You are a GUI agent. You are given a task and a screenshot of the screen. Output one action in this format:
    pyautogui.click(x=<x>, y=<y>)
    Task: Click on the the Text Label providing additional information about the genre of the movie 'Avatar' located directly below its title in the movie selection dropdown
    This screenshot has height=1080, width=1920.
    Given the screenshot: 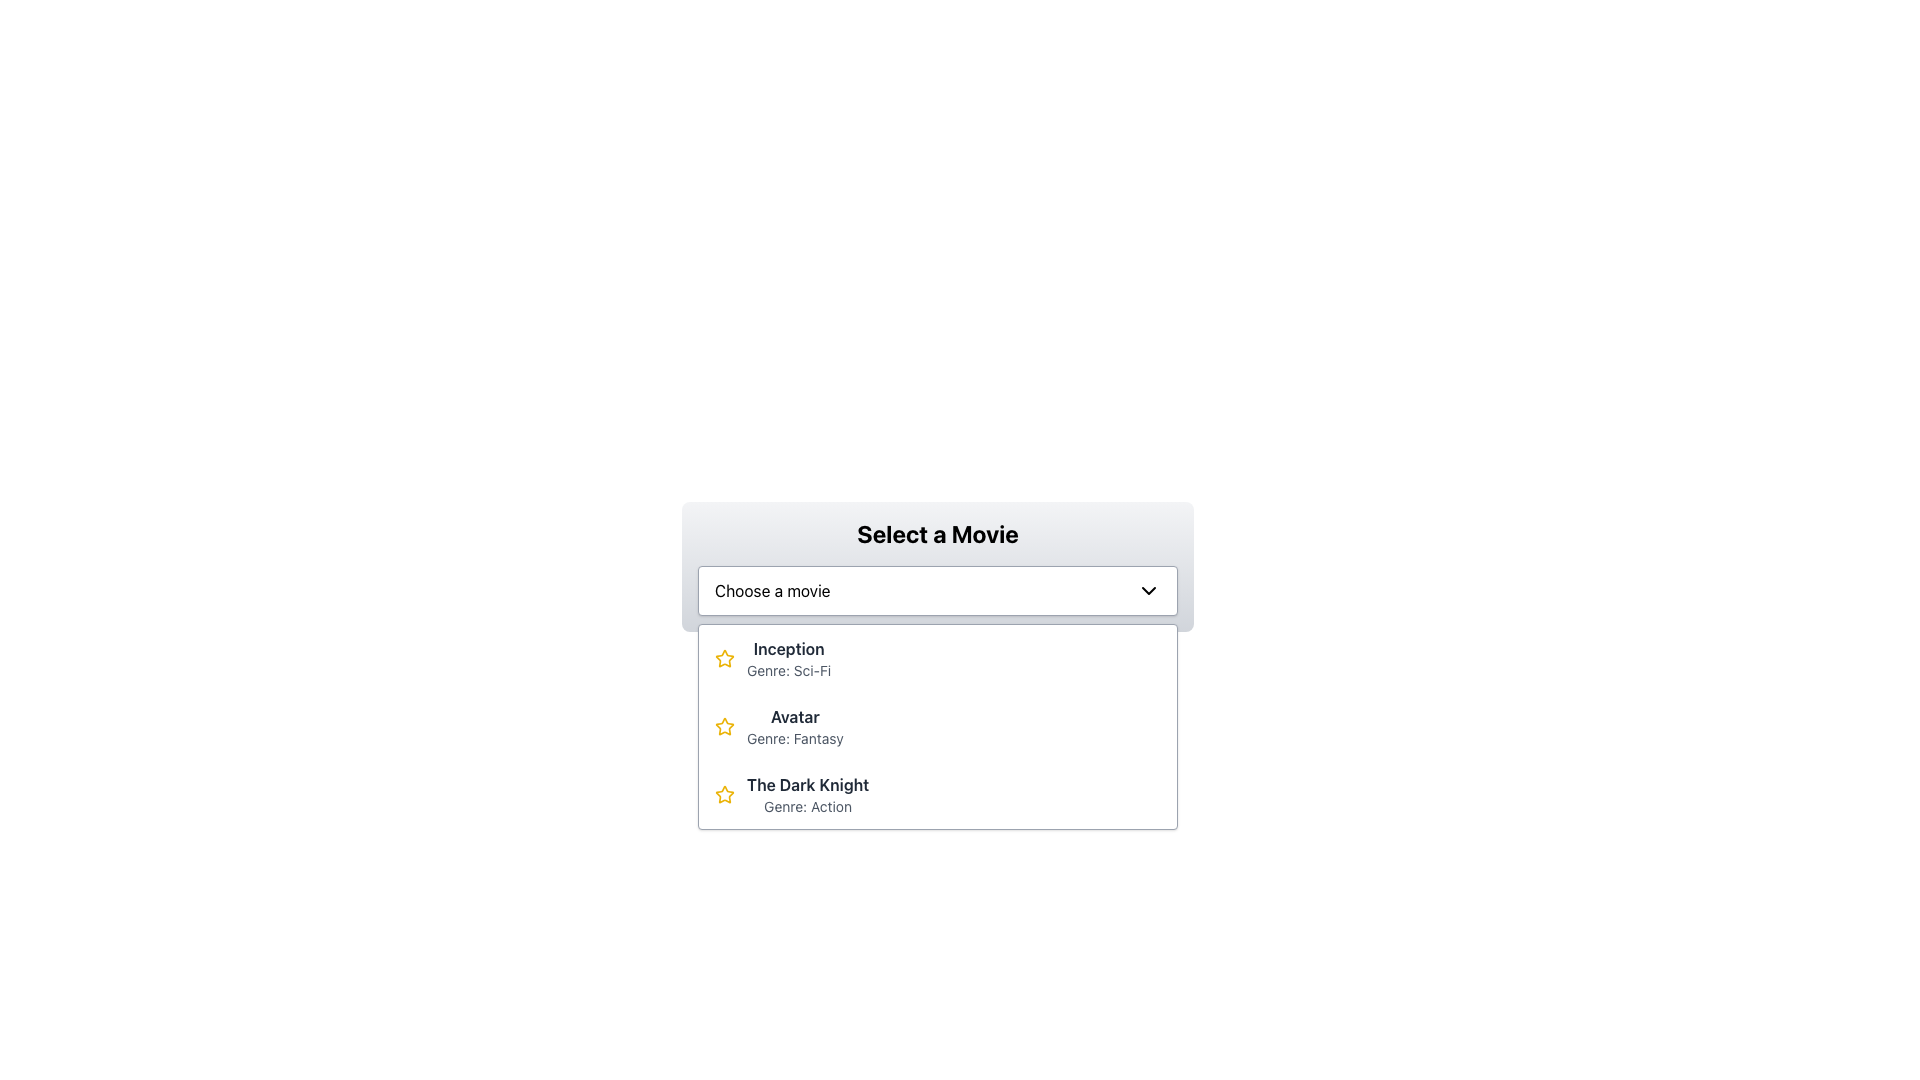 What is the action you would take?
    pyautogui.click(x=794, y=739)
    